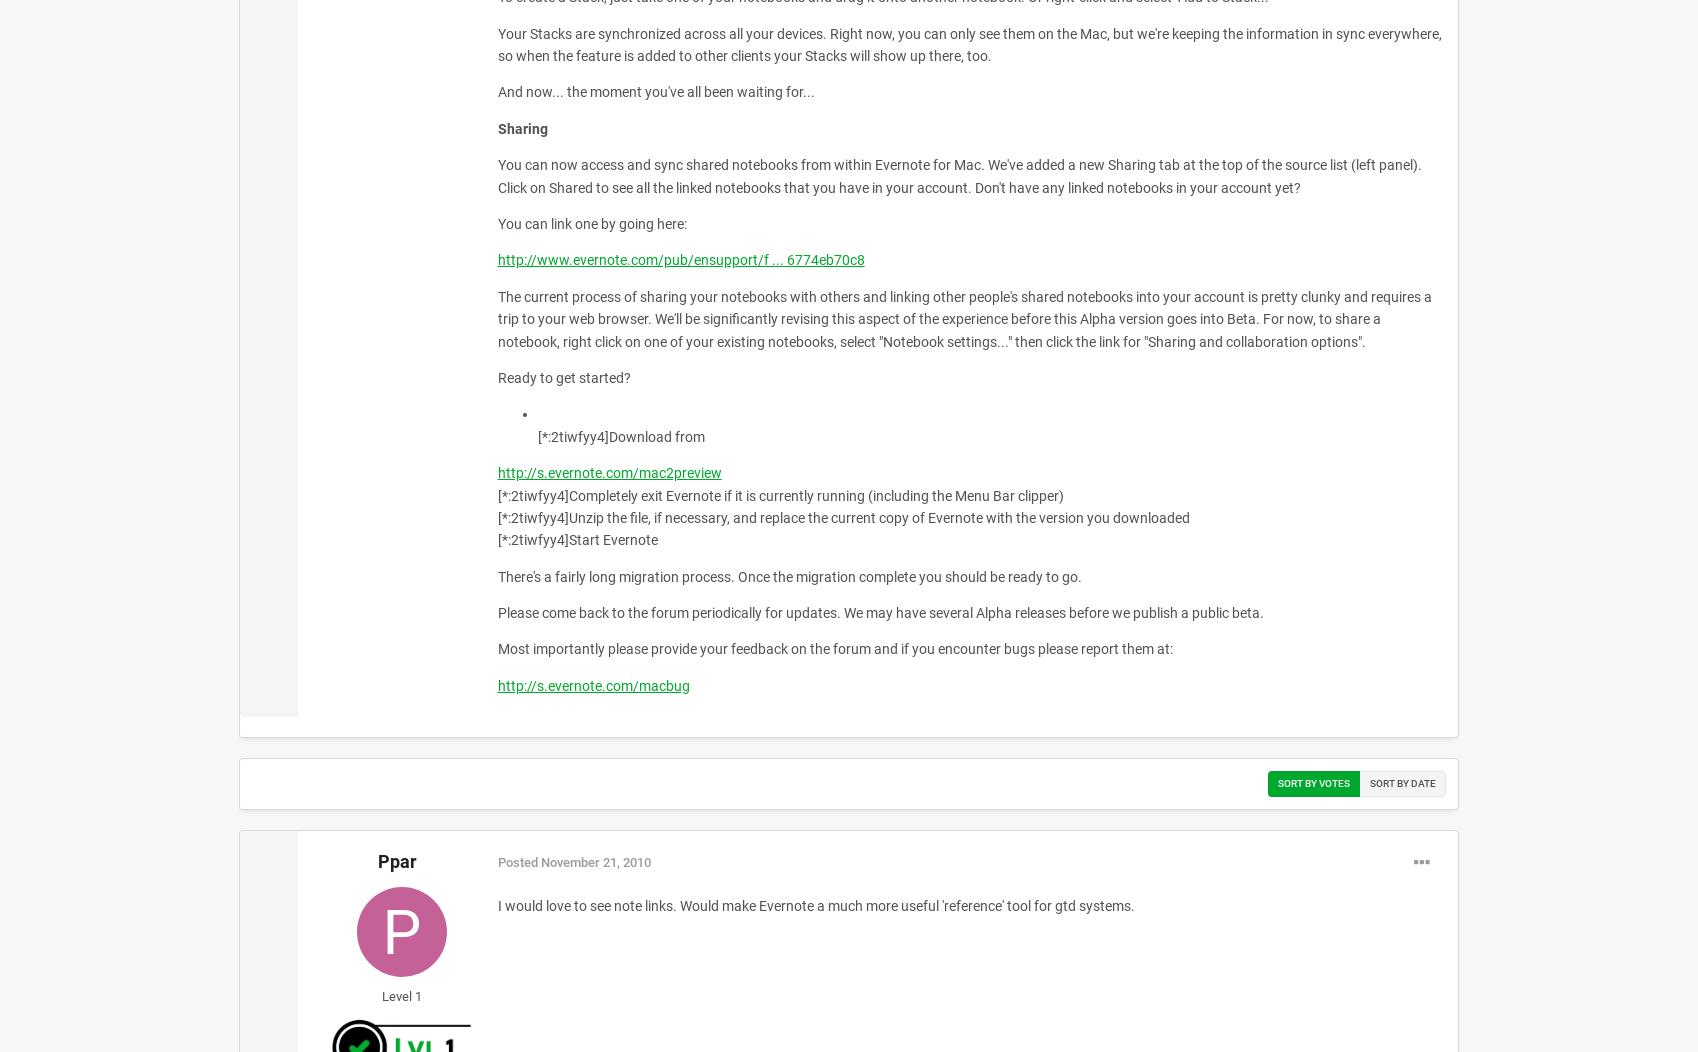 The width and height of the screenshot is (1698, 1052). I want to click on 'http://s.evernote.com/macbug', so click(592, 683).